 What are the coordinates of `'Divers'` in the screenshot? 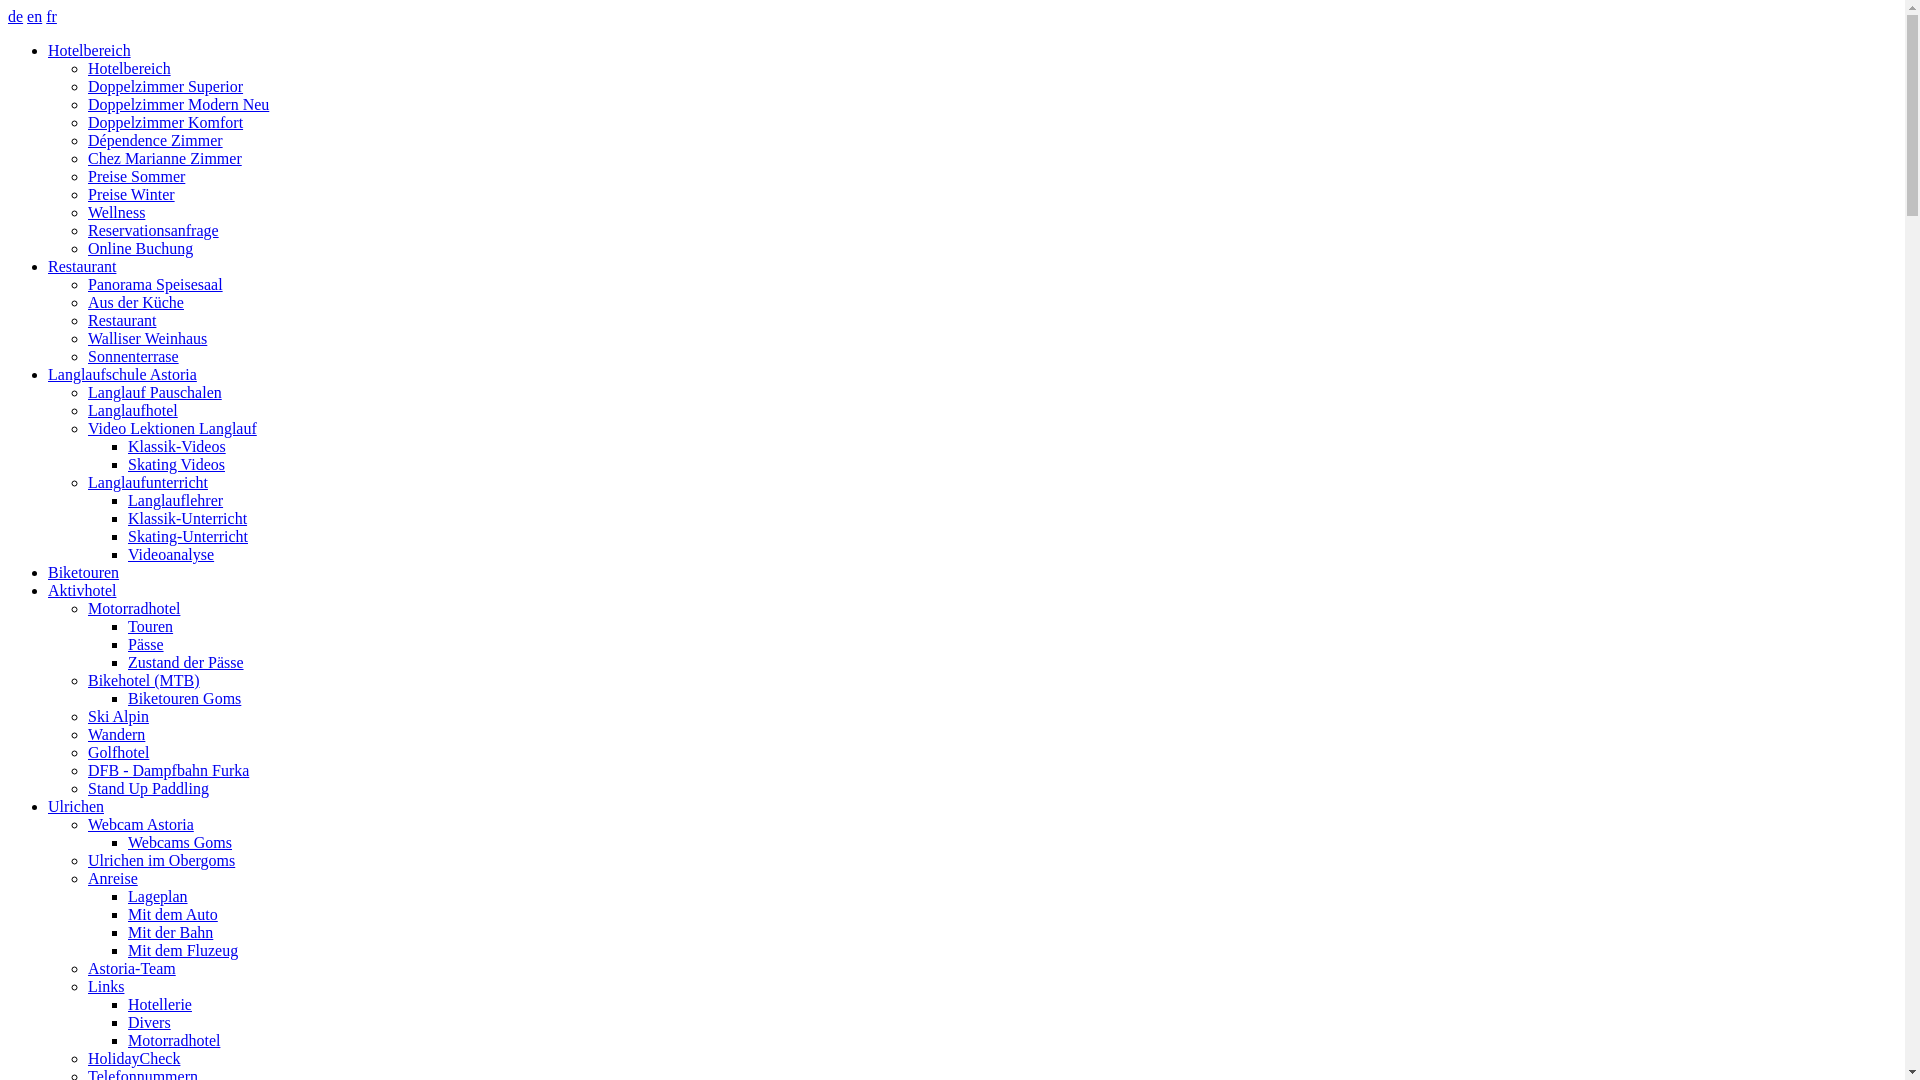 It's located at (148, 1022).